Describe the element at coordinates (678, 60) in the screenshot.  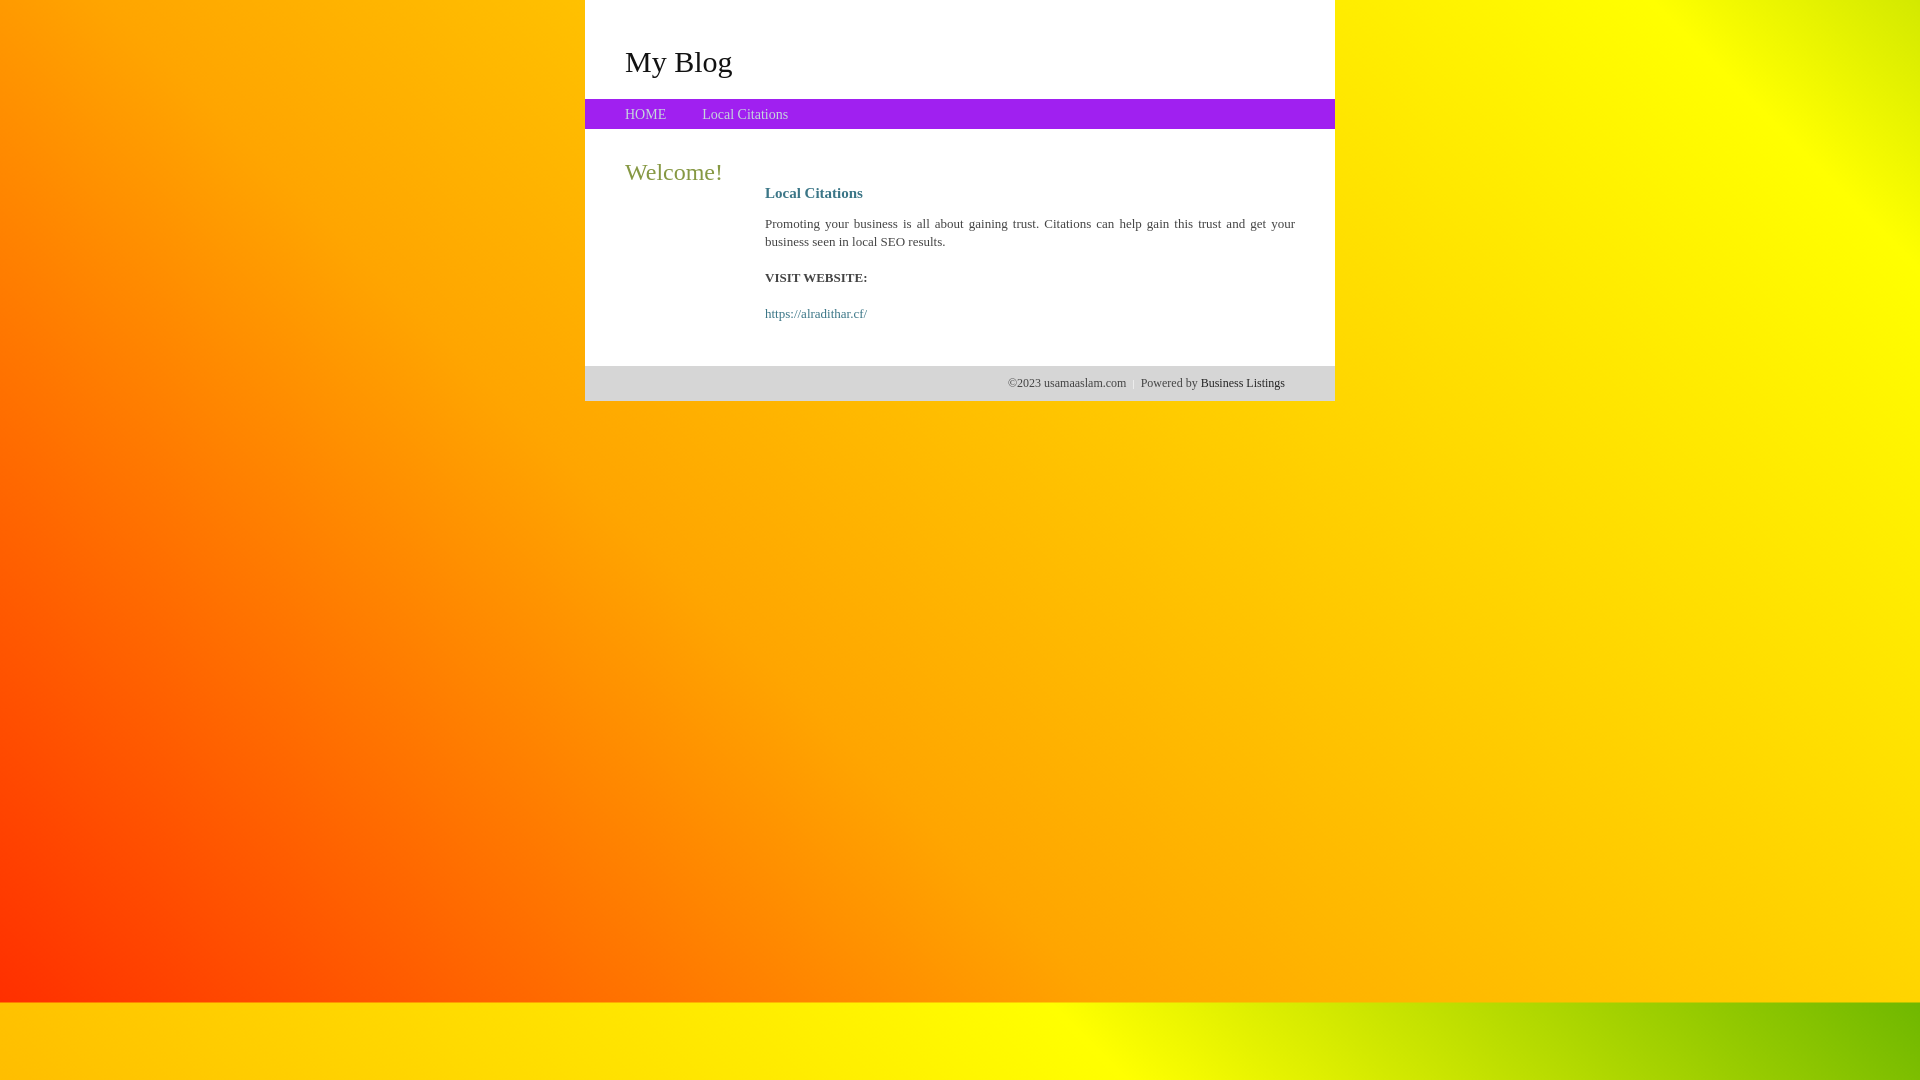
I see `'My Blog'` at that location.